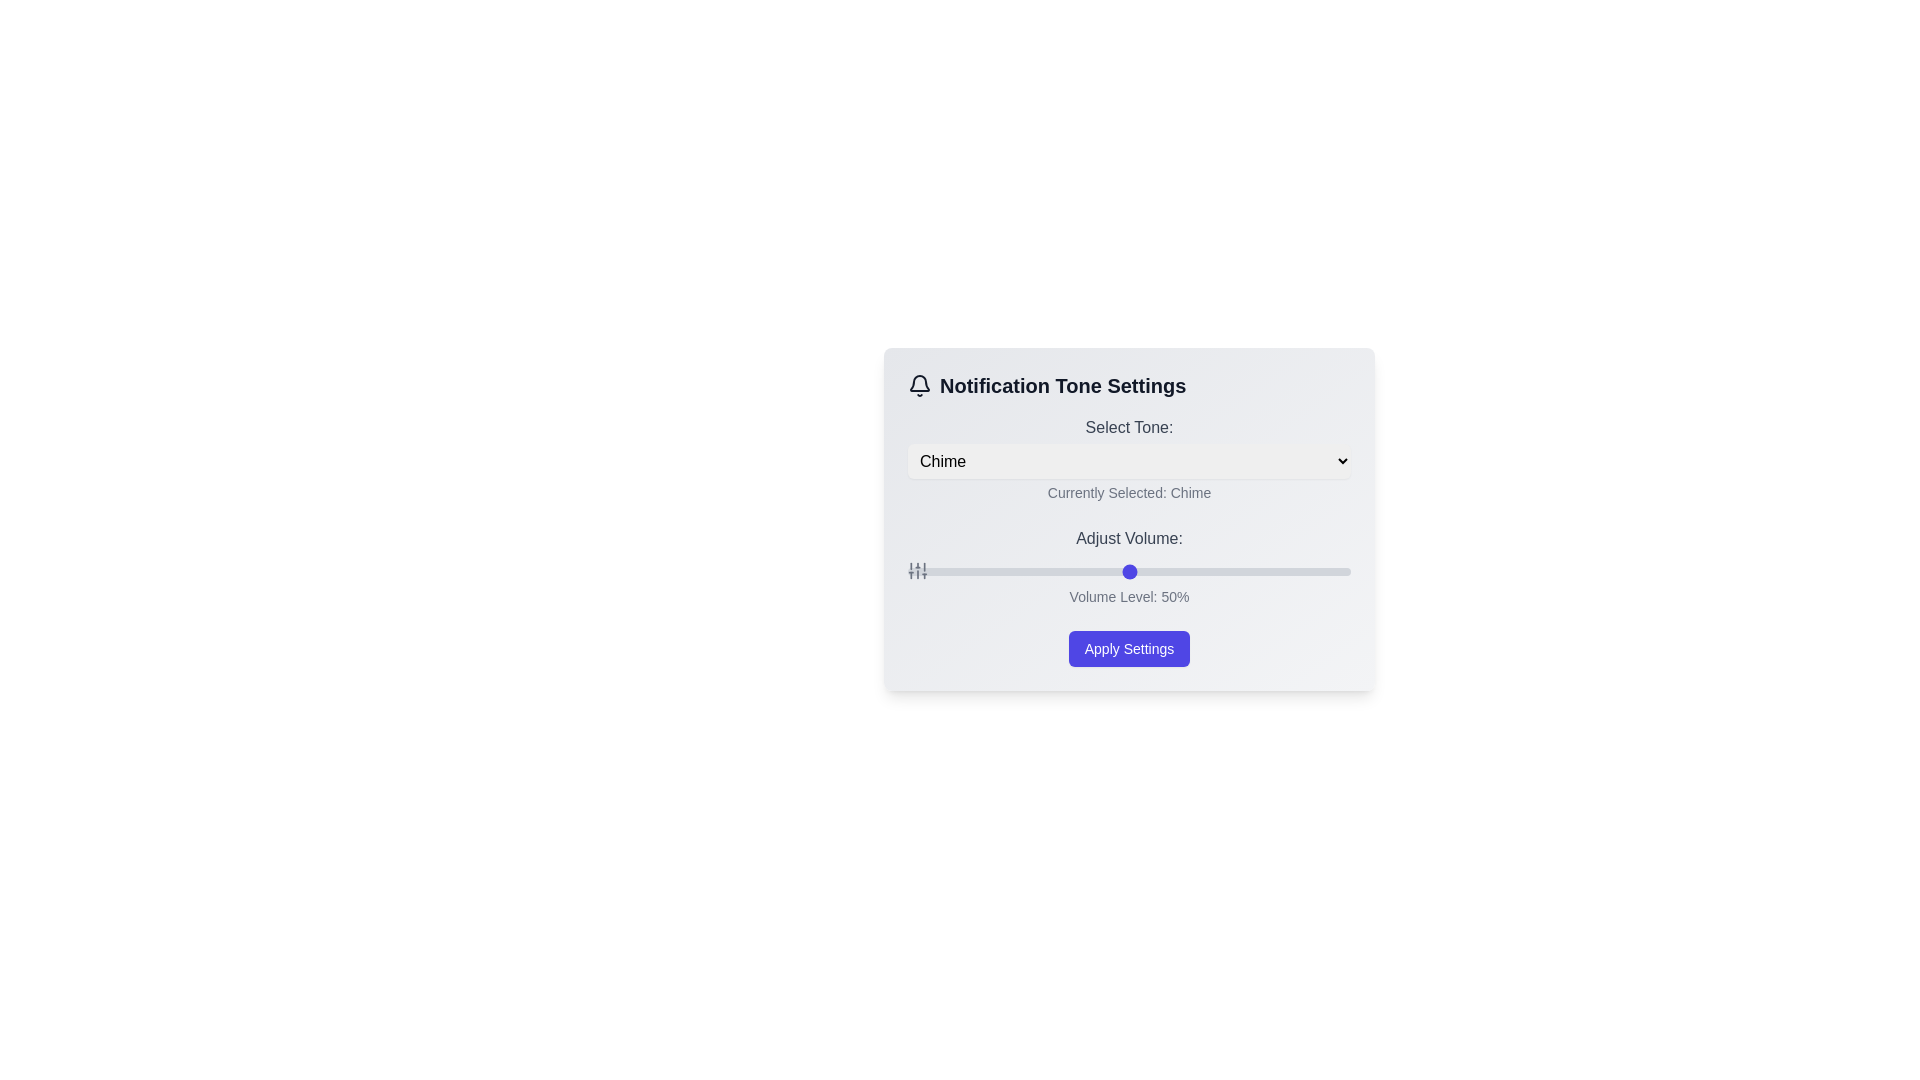 The image size is (1920, 1080). I want to click on the volume level, so click(1306, 571).